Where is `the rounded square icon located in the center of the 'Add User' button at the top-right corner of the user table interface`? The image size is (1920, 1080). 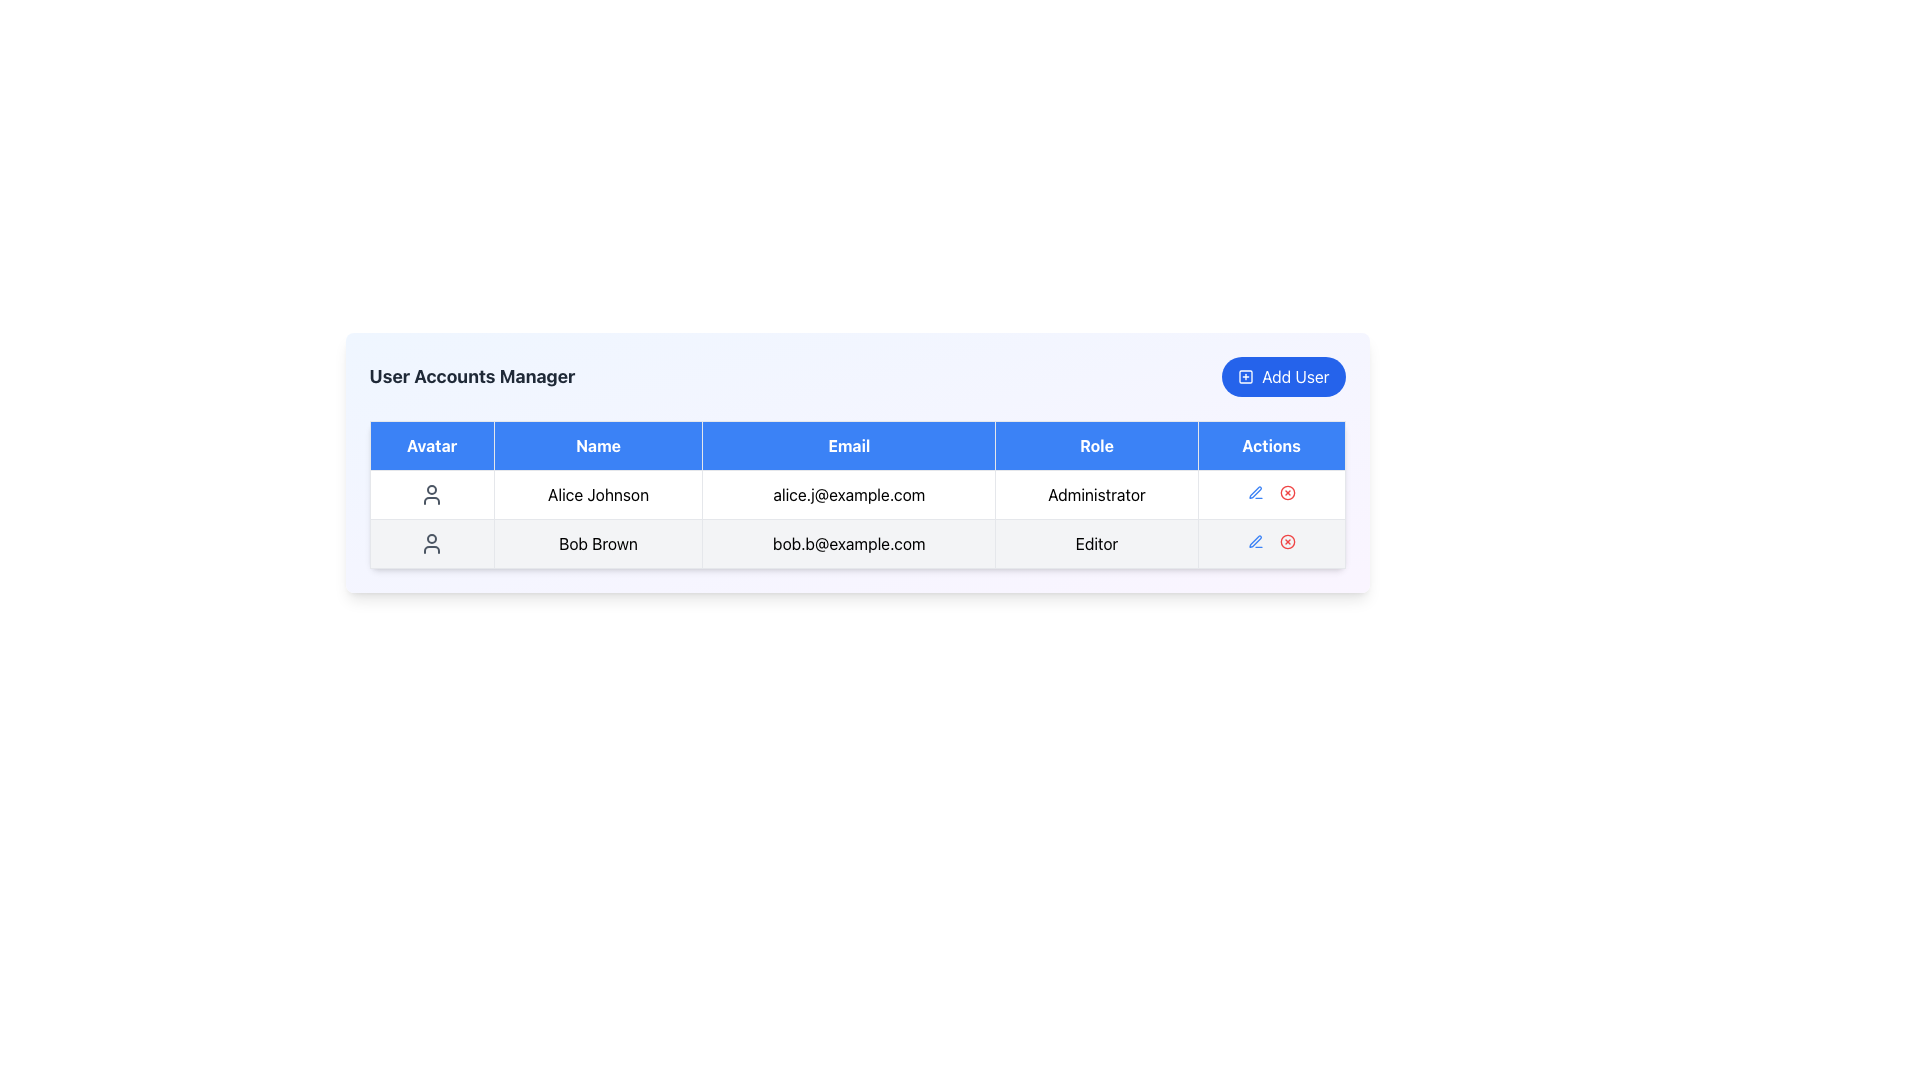 the rounded square icon located in the center of the 'Add User' button at the top-right corner of the user table interface is located at coordinates (1245, 377).